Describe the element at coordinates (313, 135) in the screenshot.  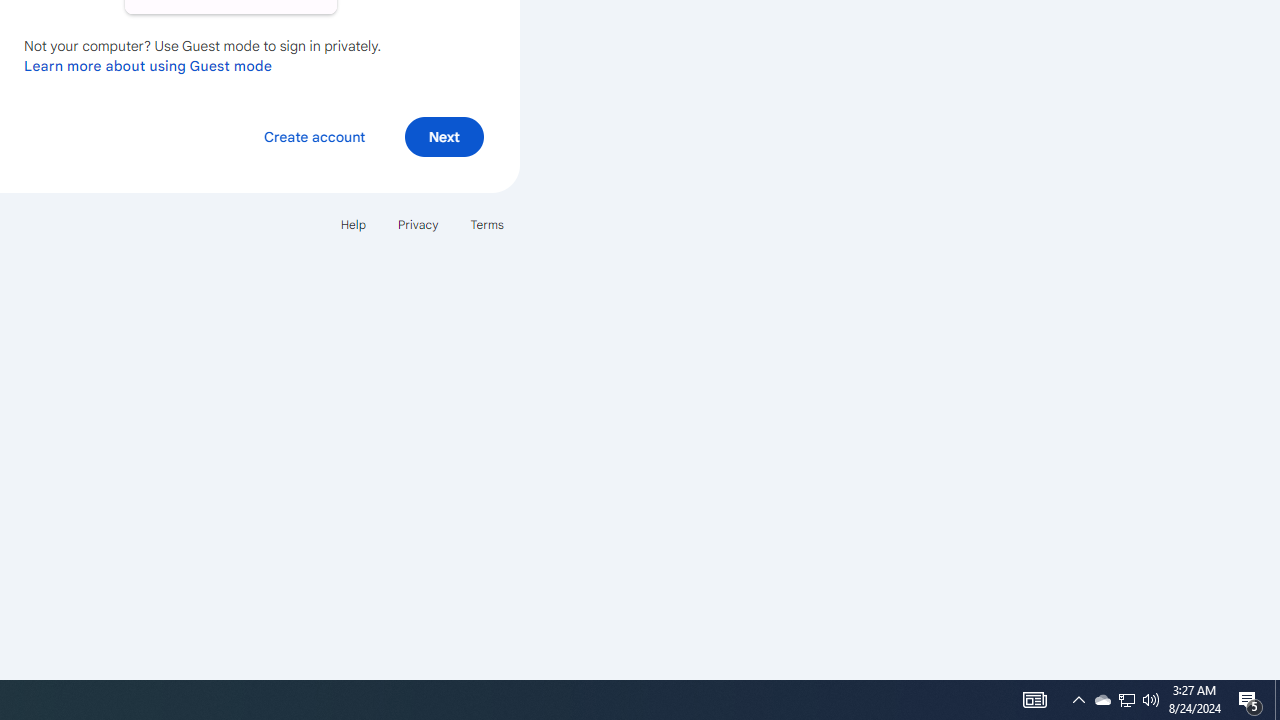
I see `'Create account'` at that location.